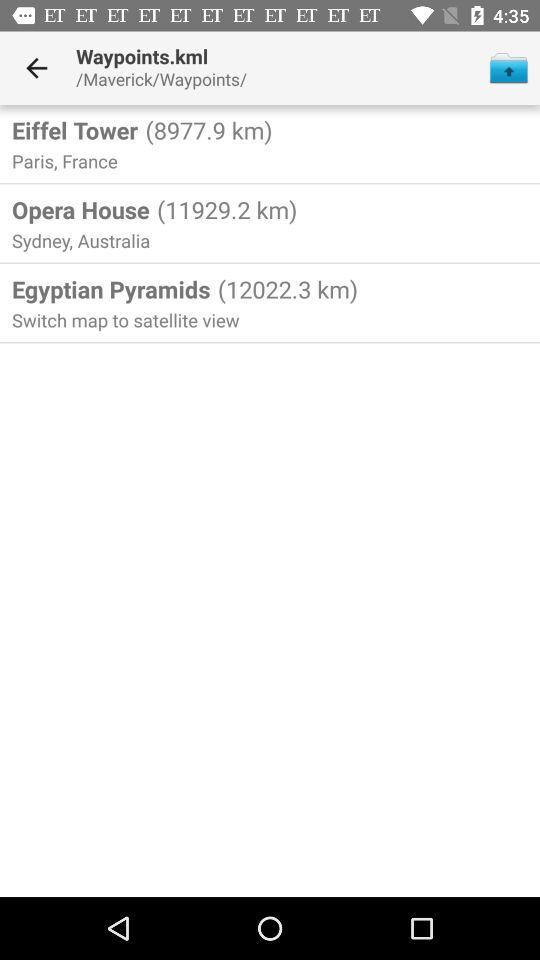 The height and width of the screenshot is (960, 540). What do you see at coordinates (36, 68) in the screenshot?
I see `item next to waypoints.kml item` at bounding box center [36, 68].